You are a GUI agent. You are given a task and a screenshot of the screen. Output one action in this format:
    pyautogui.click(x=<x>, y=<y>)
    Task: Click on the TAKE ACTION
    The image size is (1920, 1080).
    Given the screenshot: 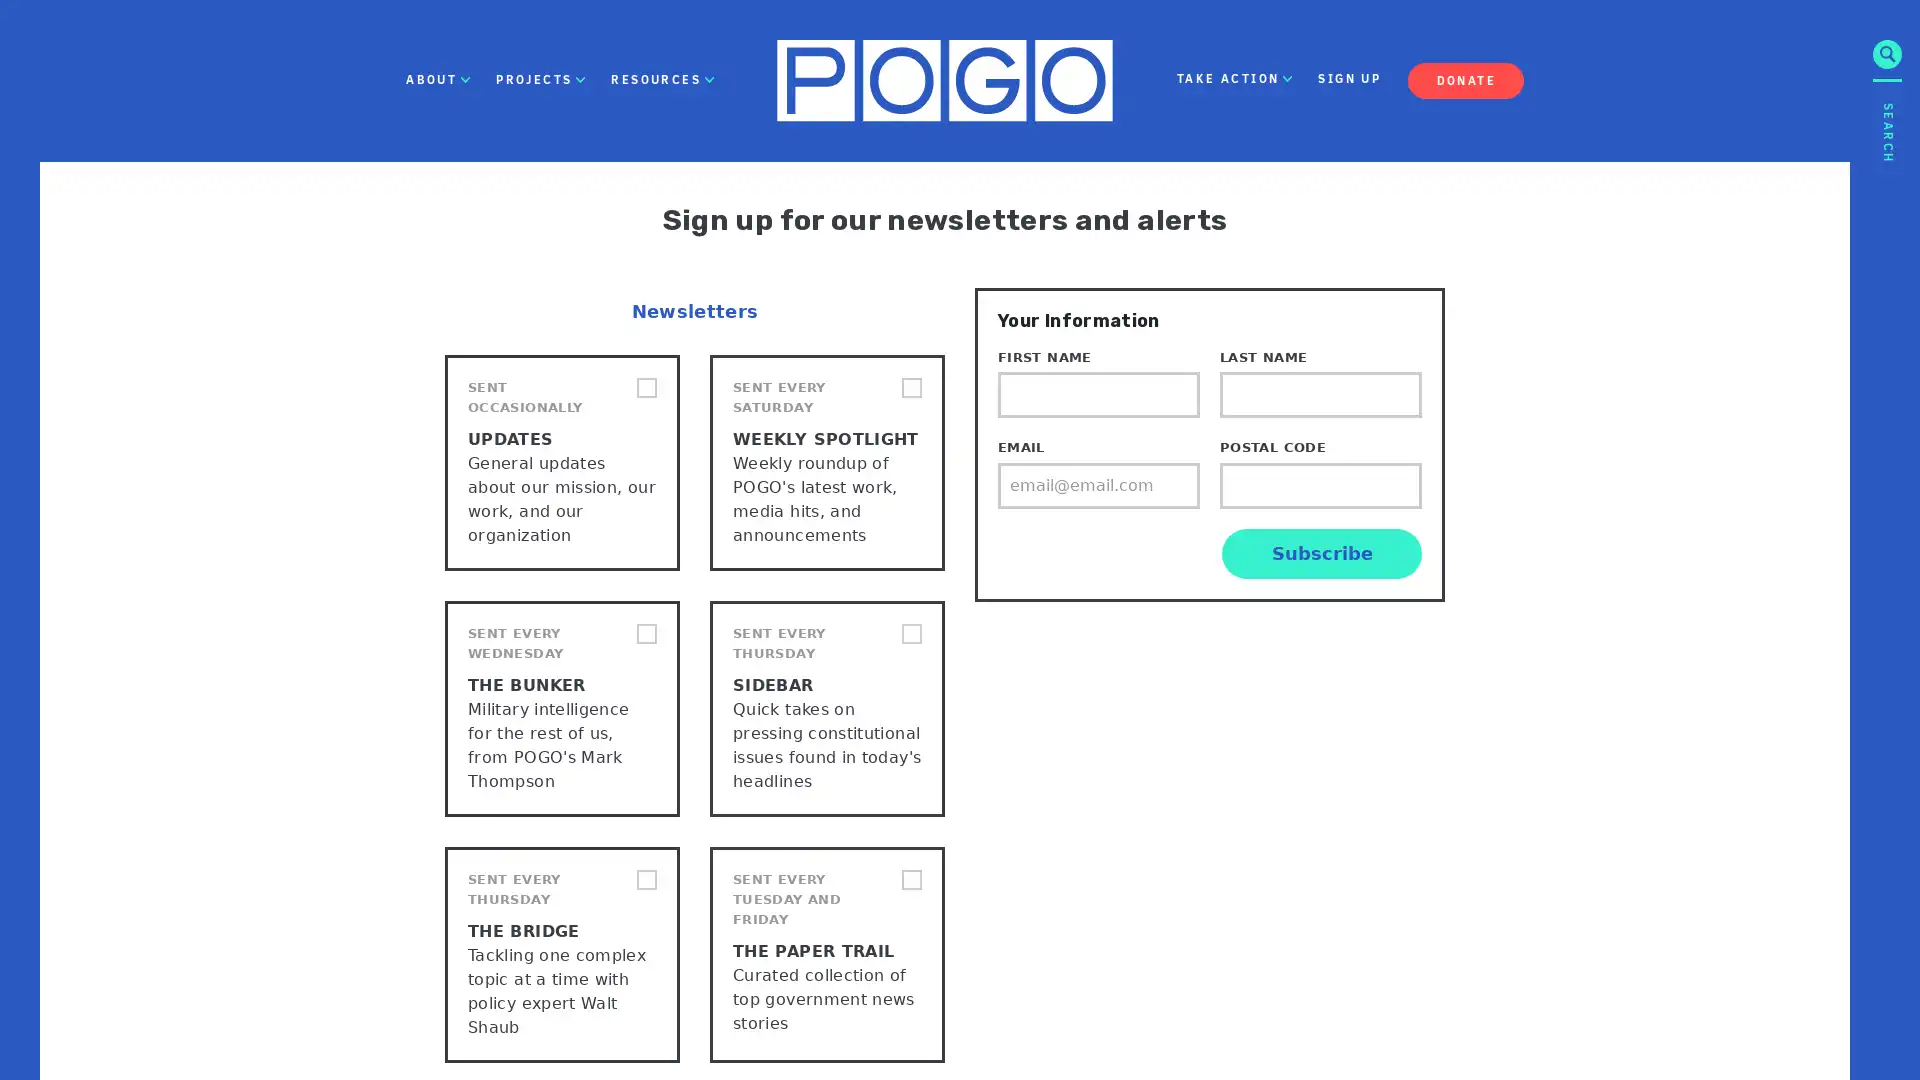 What is the action you would take?
    pyautogui.click(x=1233, y=79)
    